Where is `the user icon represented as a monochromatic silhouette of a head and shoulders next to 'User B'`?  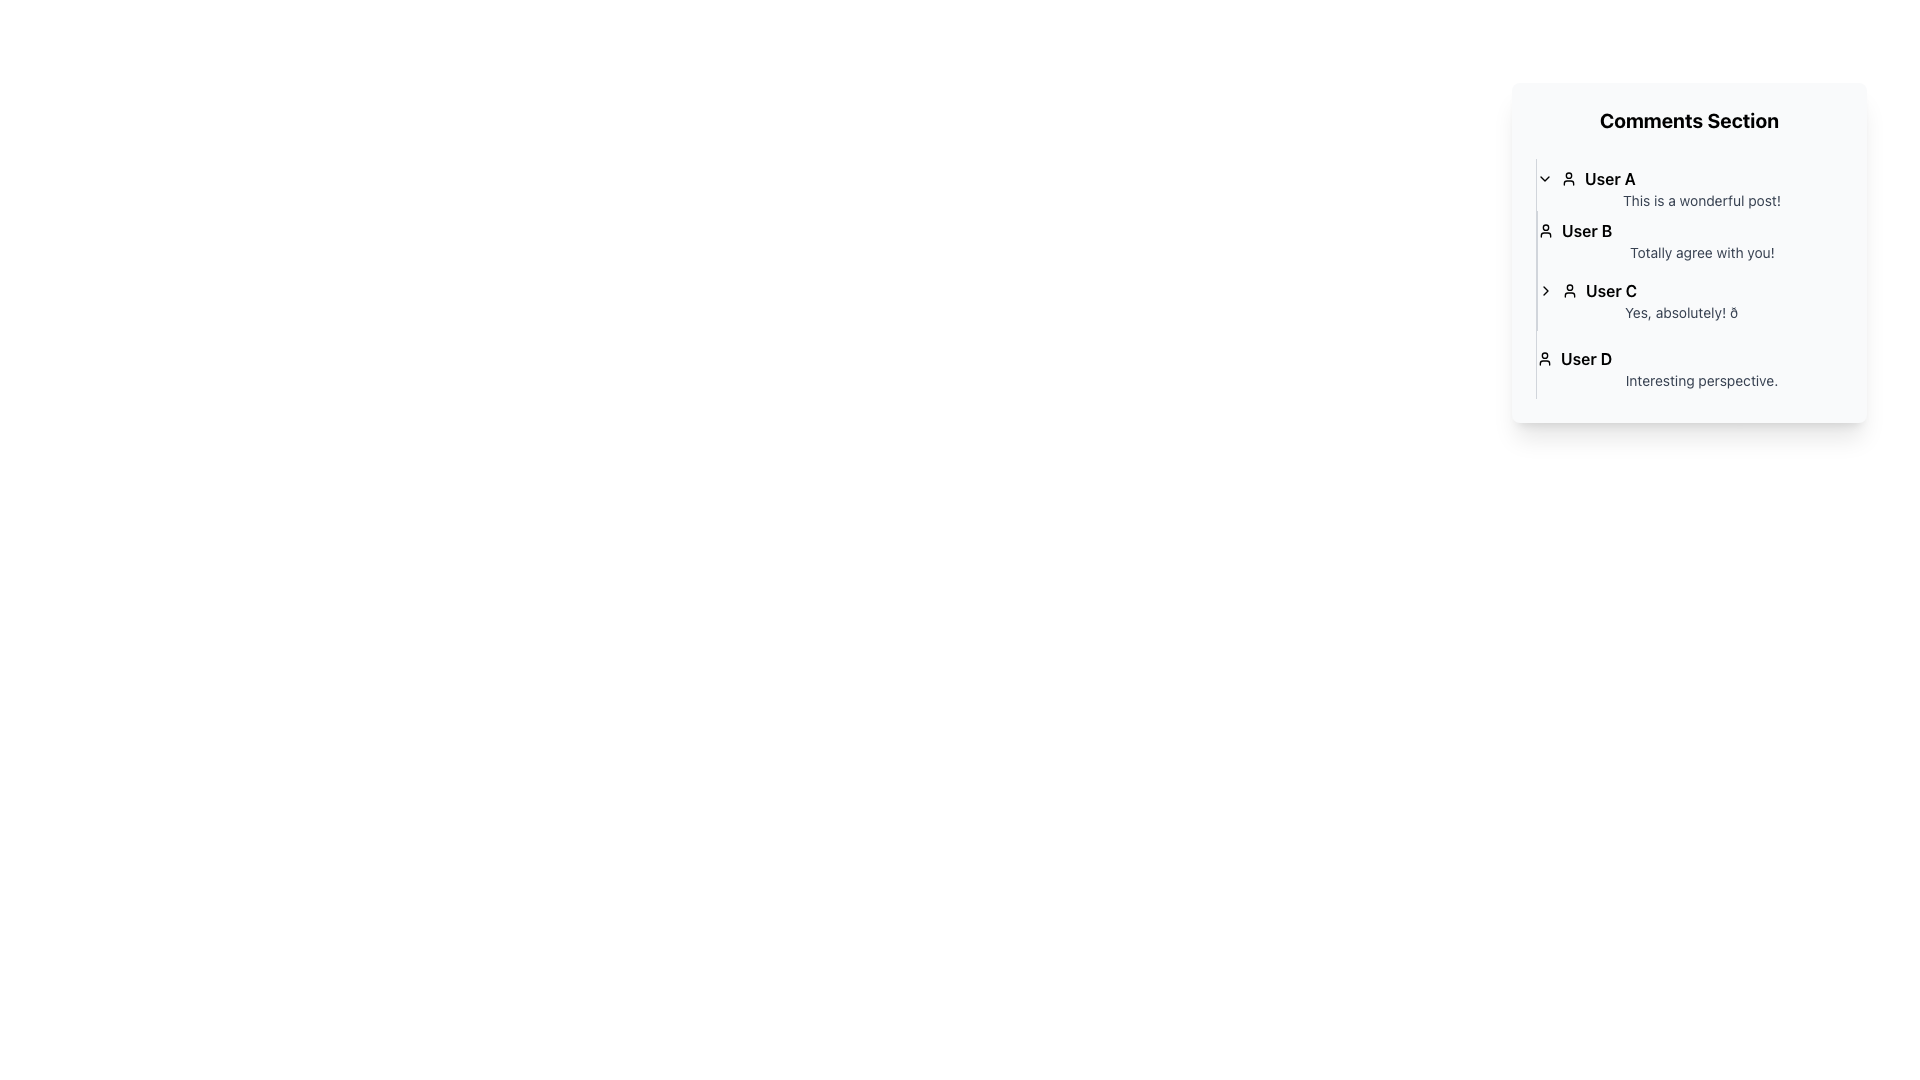 the user icon represented as a monochromatic silhouette of a head and shoulders next to 'User B' is located at coordinates (1544, 230).